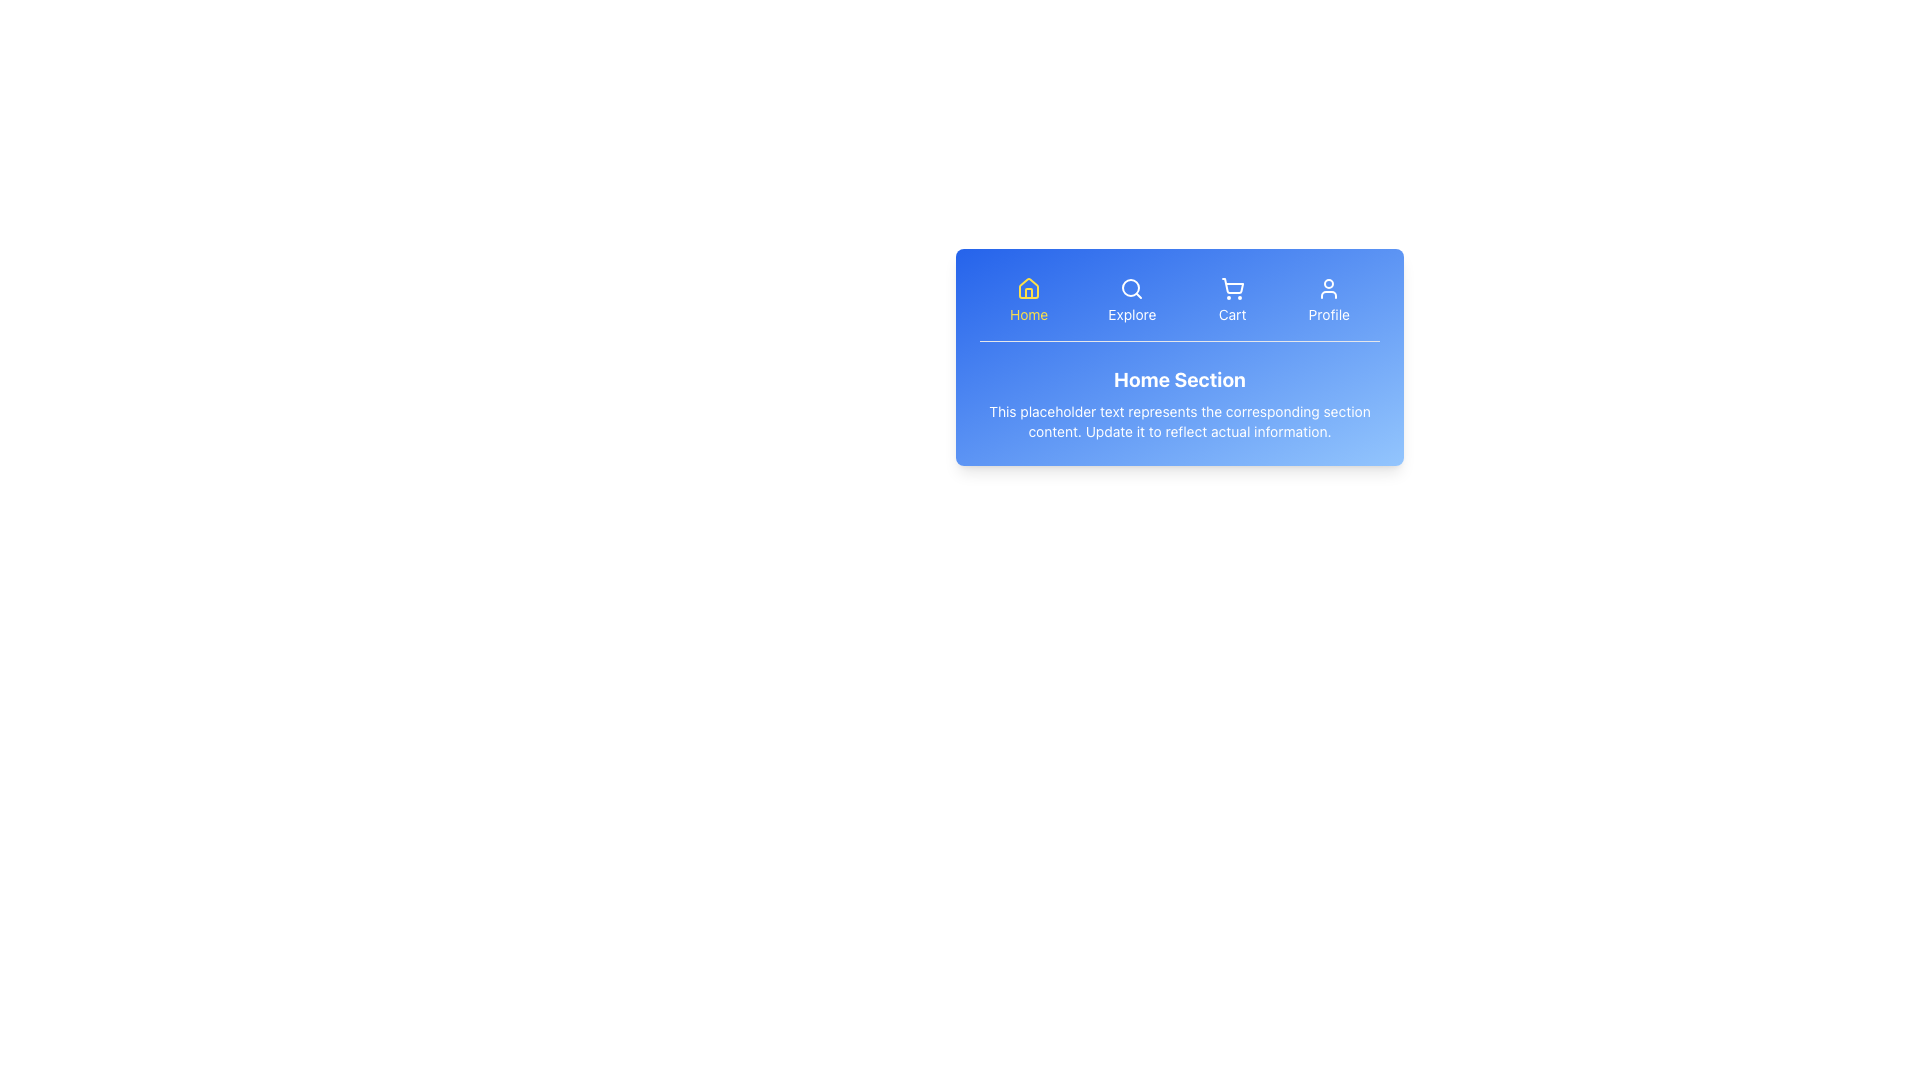 The width and height of the screenshot is (1920, 1080). I want to click on the 'Cart' icon located in the top navigation bar, so click(1231, 289).